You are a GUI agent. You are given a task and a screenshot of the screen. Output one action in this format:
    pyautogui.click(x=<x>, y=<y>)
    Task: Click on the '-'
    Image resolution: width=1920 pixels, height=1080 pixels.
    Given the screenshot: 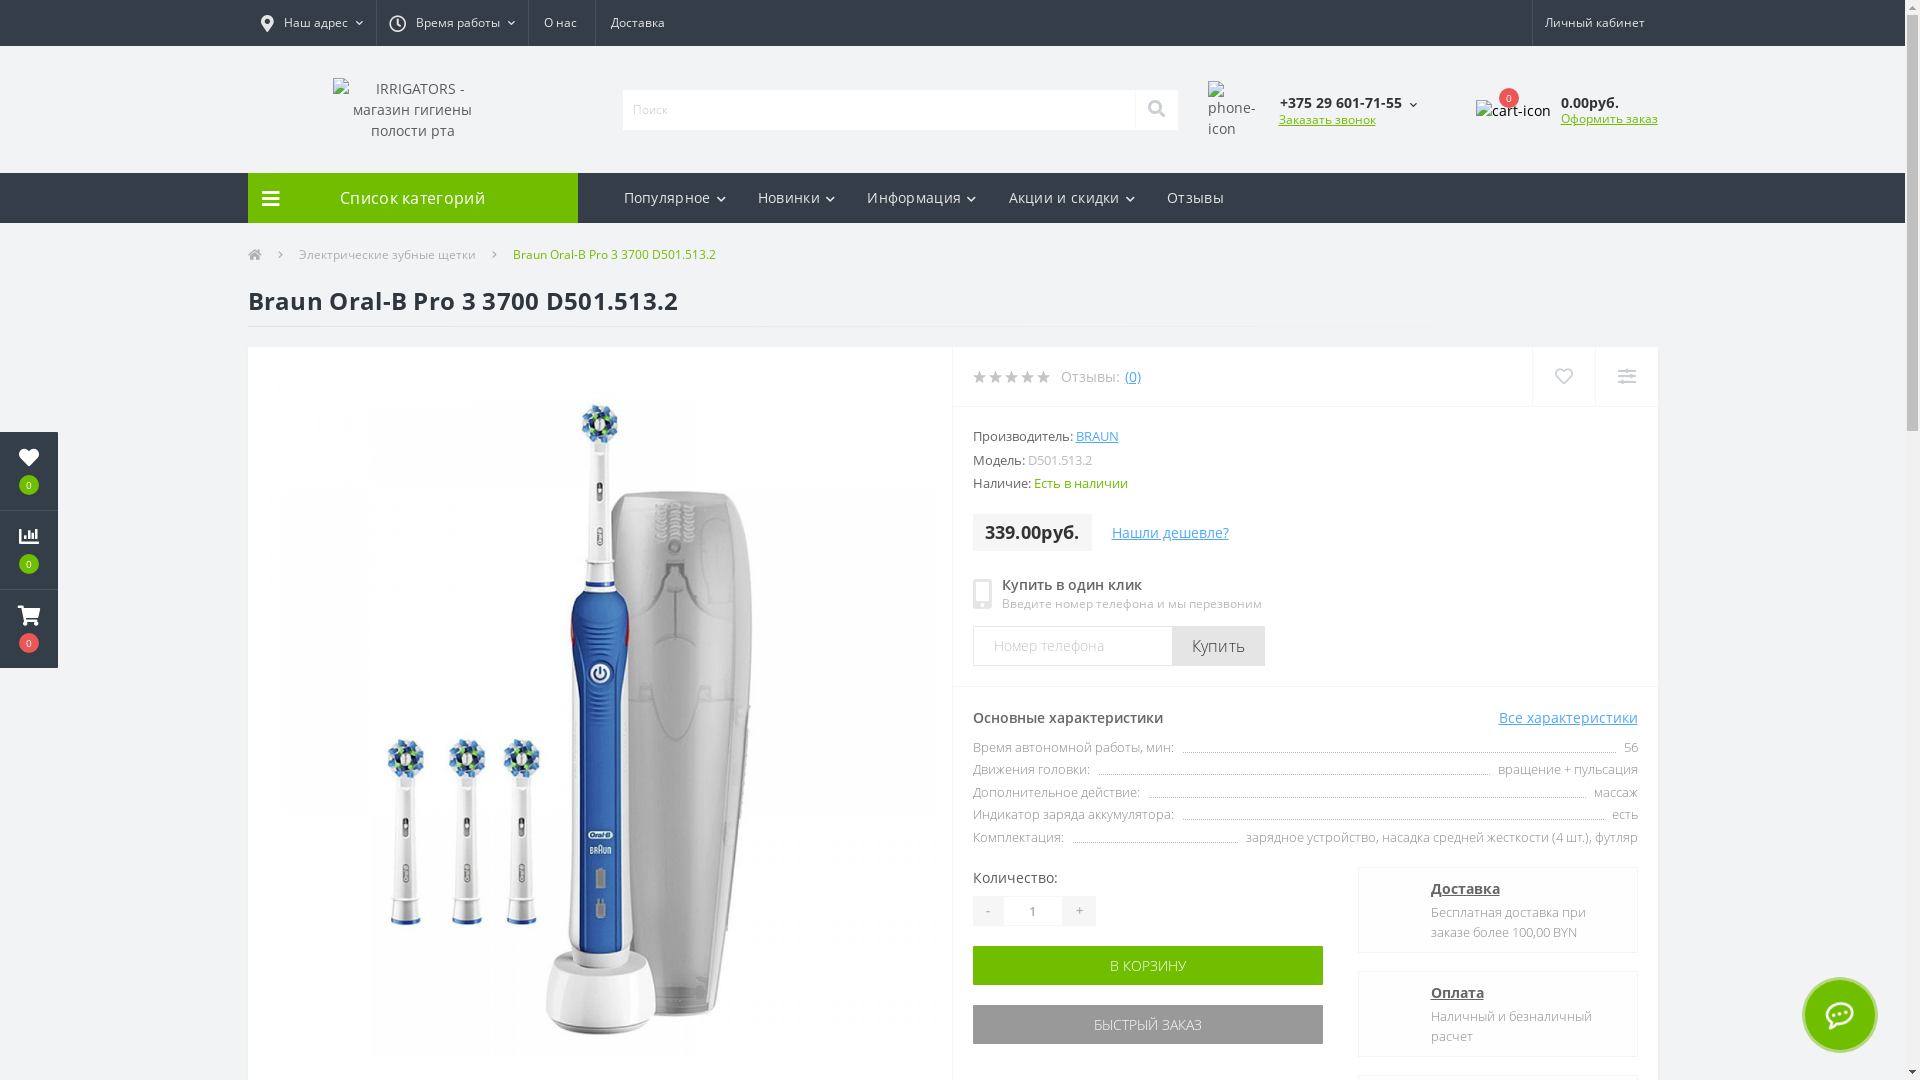 What is the action you would take?
    pyautogui.click(x=987, y=910)
    